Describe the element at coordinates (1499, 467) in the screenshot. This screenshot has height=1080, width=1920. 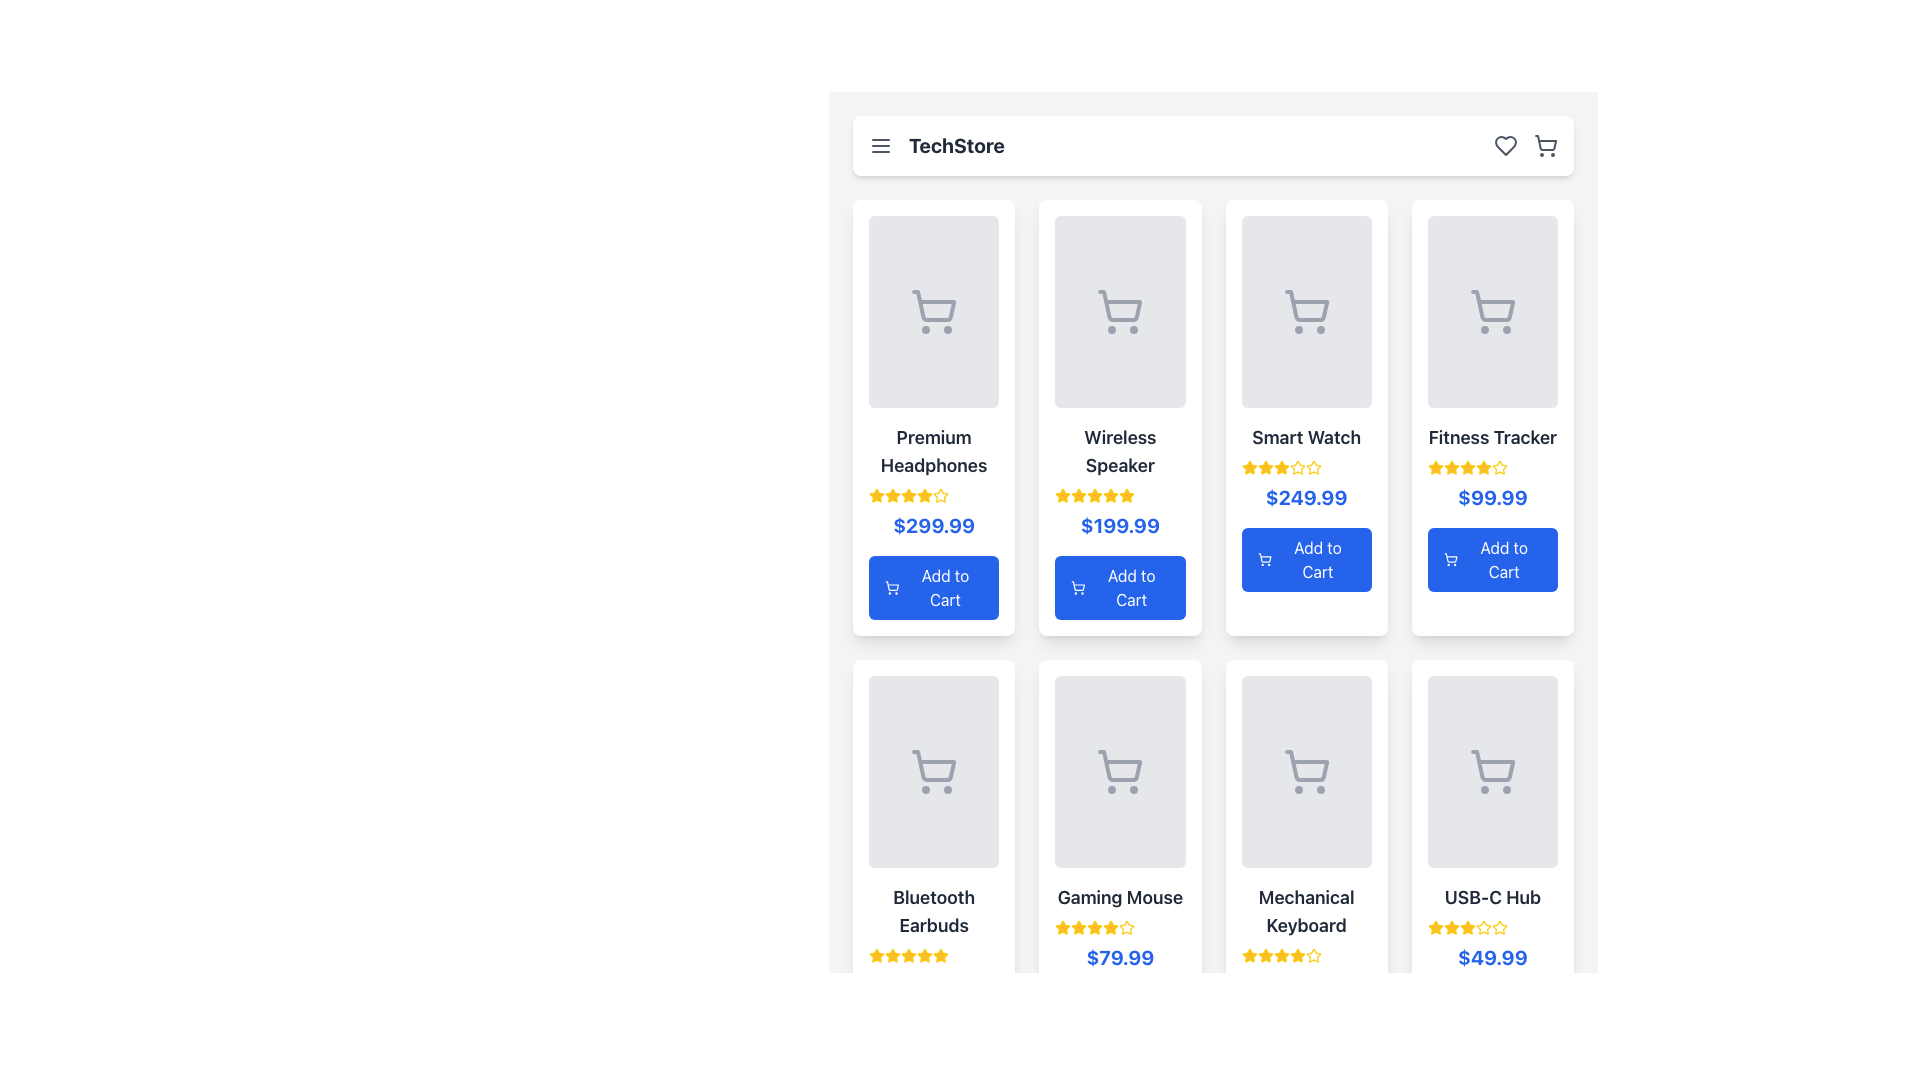
I see `the fifth star in the row of six stars that indicates the rating for the 'Fitness Tracker' product` at that location.